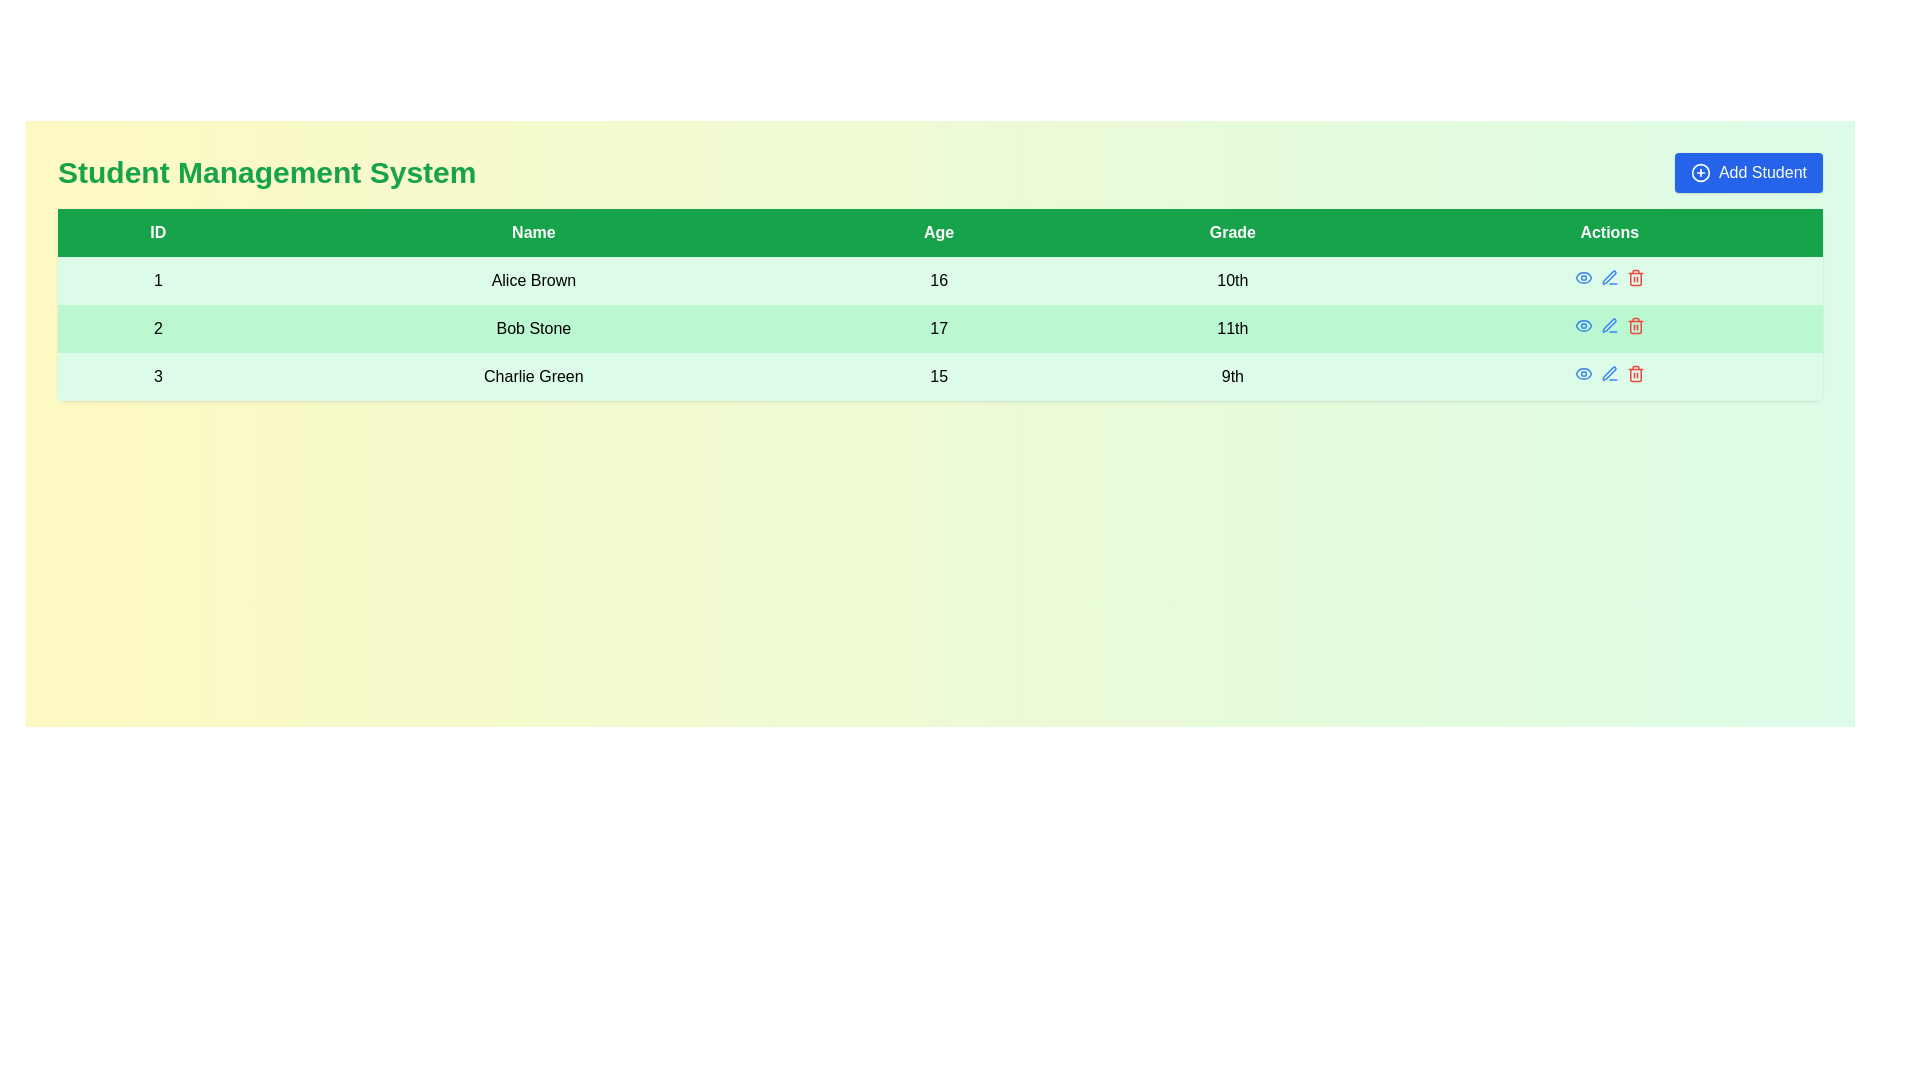 The image size is (1920, 1080). I want to click on the text element displaying the age information (15 years) of the student 'Charlie Green' in the Age column of the Student Management System table, so click(938, 377).